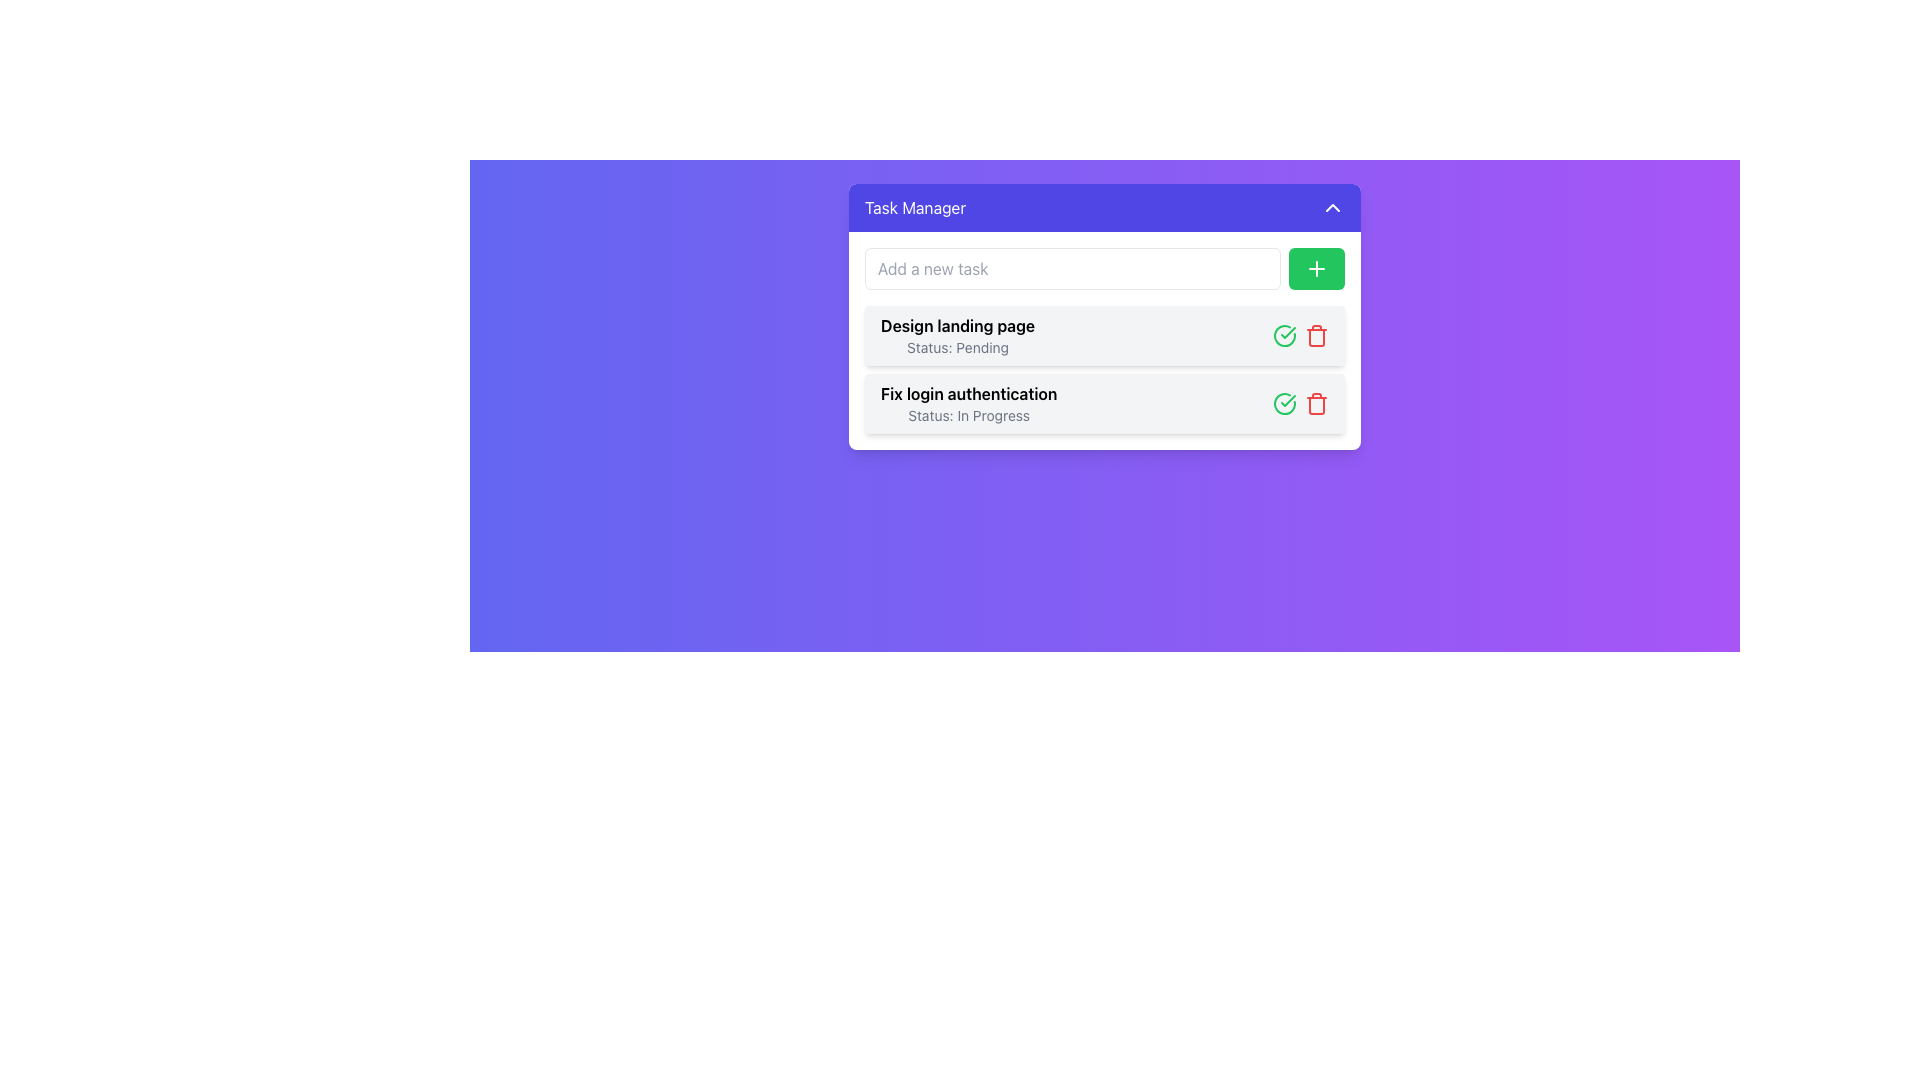 Image resolution: width=1920 pixels, height=1080 pixels. I want to click on information displayed in the Text Label showing 'Status: Pending', which is styled in a small gray font and located below the 'Design landing page' label in the task manager interface, so click(957, 346).